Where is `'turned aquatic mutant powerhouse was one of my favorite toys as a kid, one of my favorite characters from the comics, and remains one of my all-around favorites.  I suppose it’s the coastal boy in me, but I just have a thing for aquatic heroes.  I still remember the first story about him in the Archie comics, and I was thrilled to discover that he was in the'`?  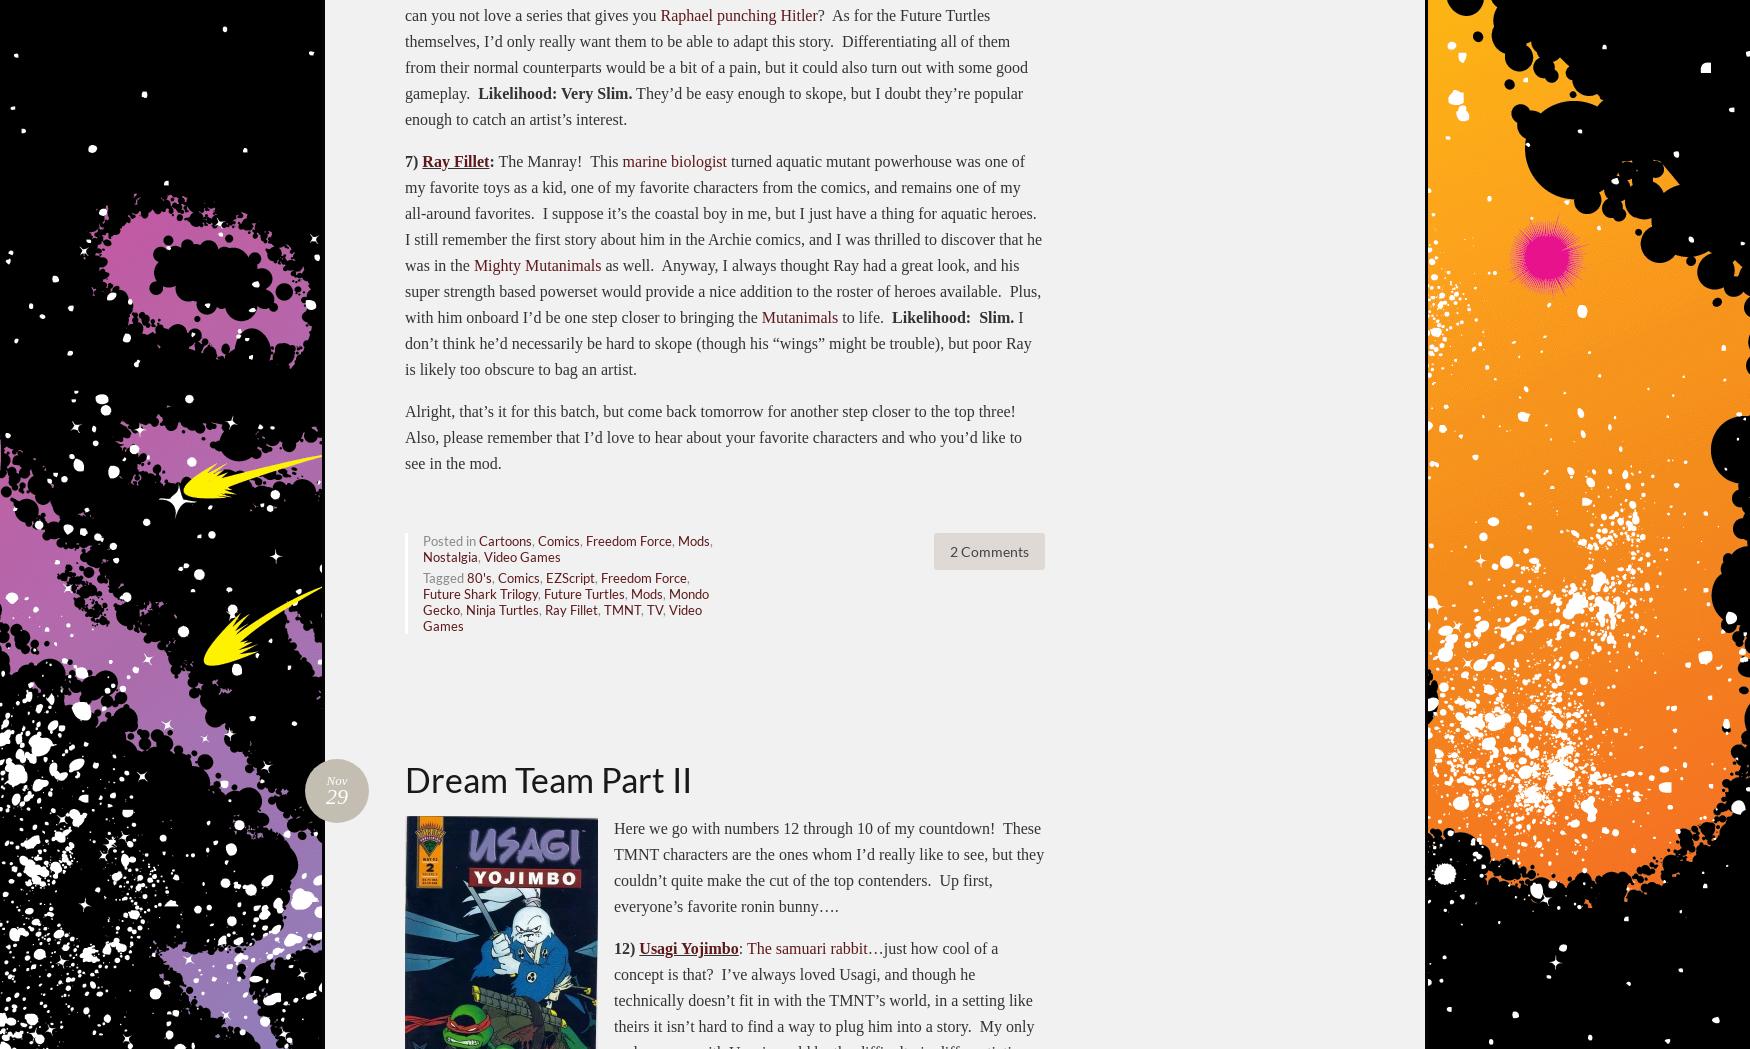 'turned aquatic mutant powerhouse was one of my favorite toys as a kid, one of my favorite characters from the comics, and remains one of my all-around favorites.  I suppose it’s the coastal boy in me, but I just have a thing for aquatic heroes.  I still remember the first story about him in the Archie comics, and I was thrilled to discover that he was in the' is located at coordinates (403, 212).